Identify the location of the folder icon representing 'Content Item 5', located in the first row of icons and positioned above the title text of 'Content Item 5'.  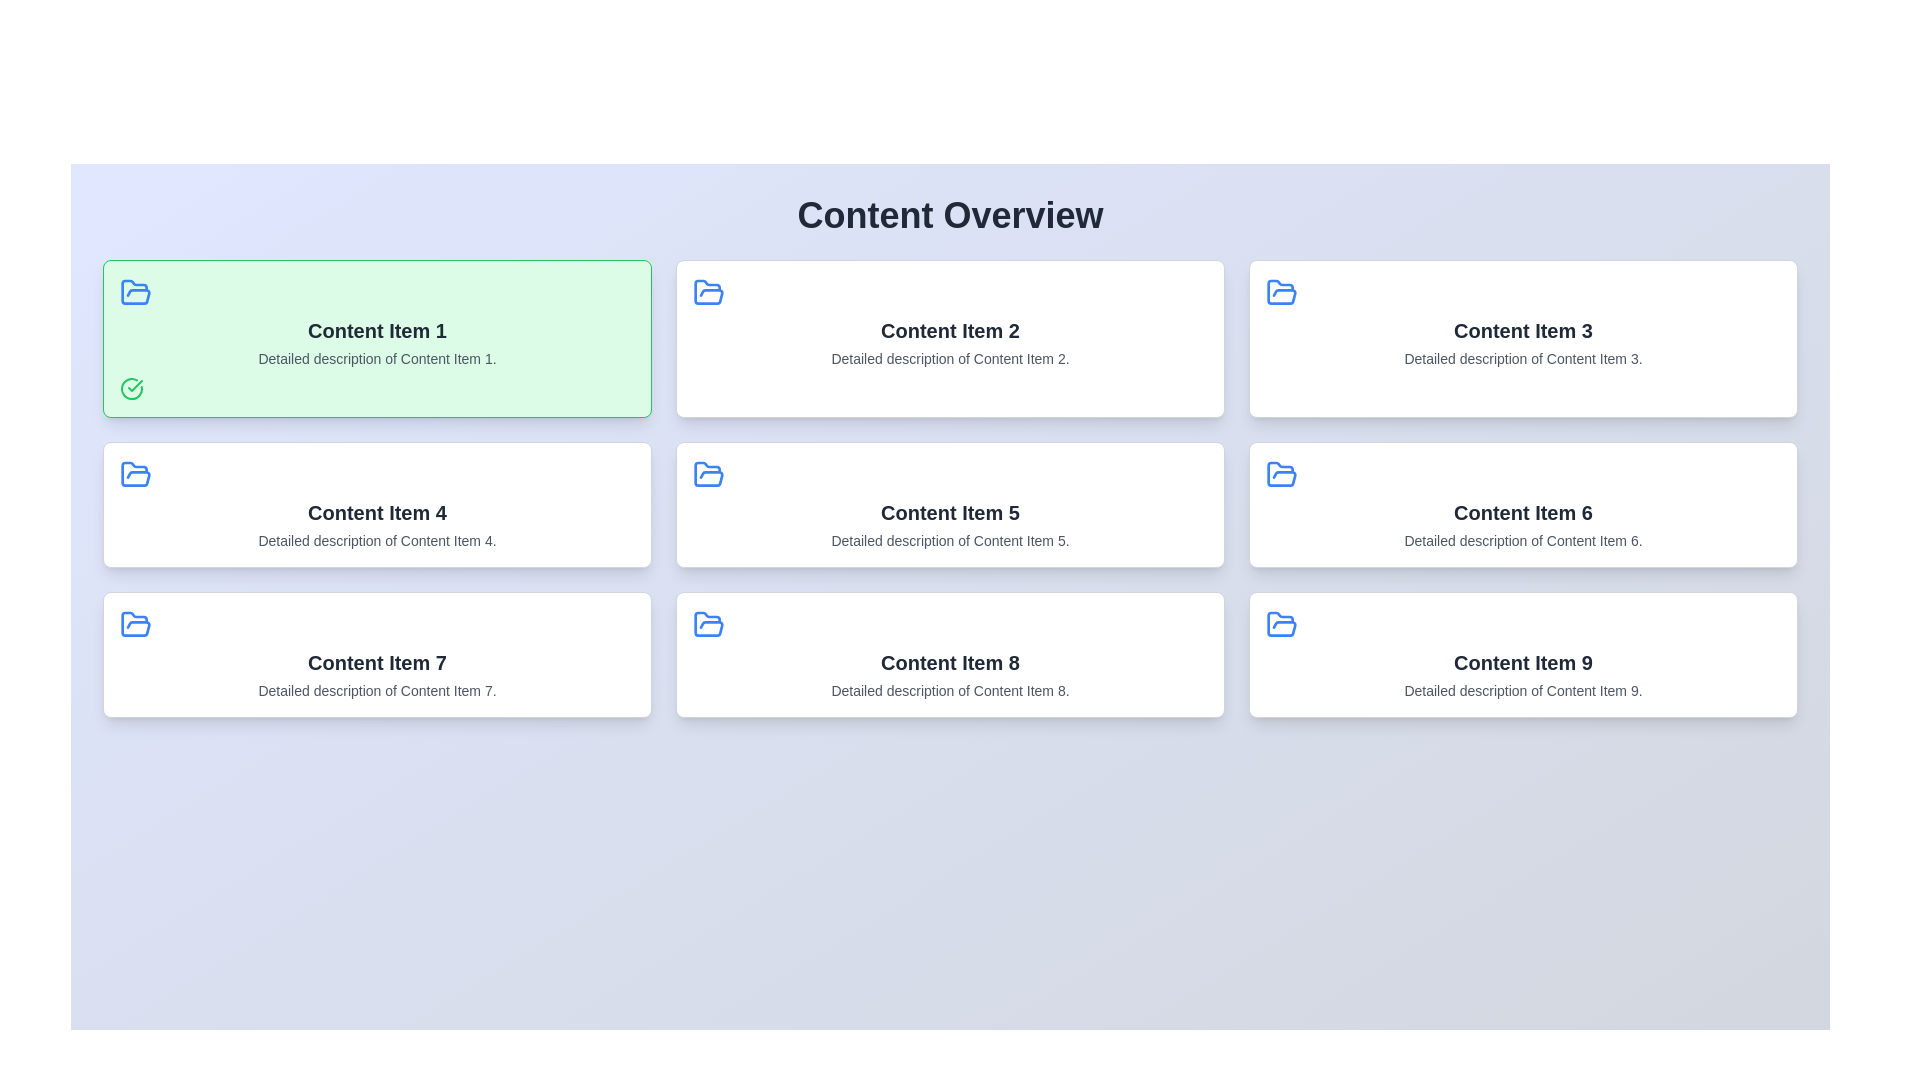
(709, 474).